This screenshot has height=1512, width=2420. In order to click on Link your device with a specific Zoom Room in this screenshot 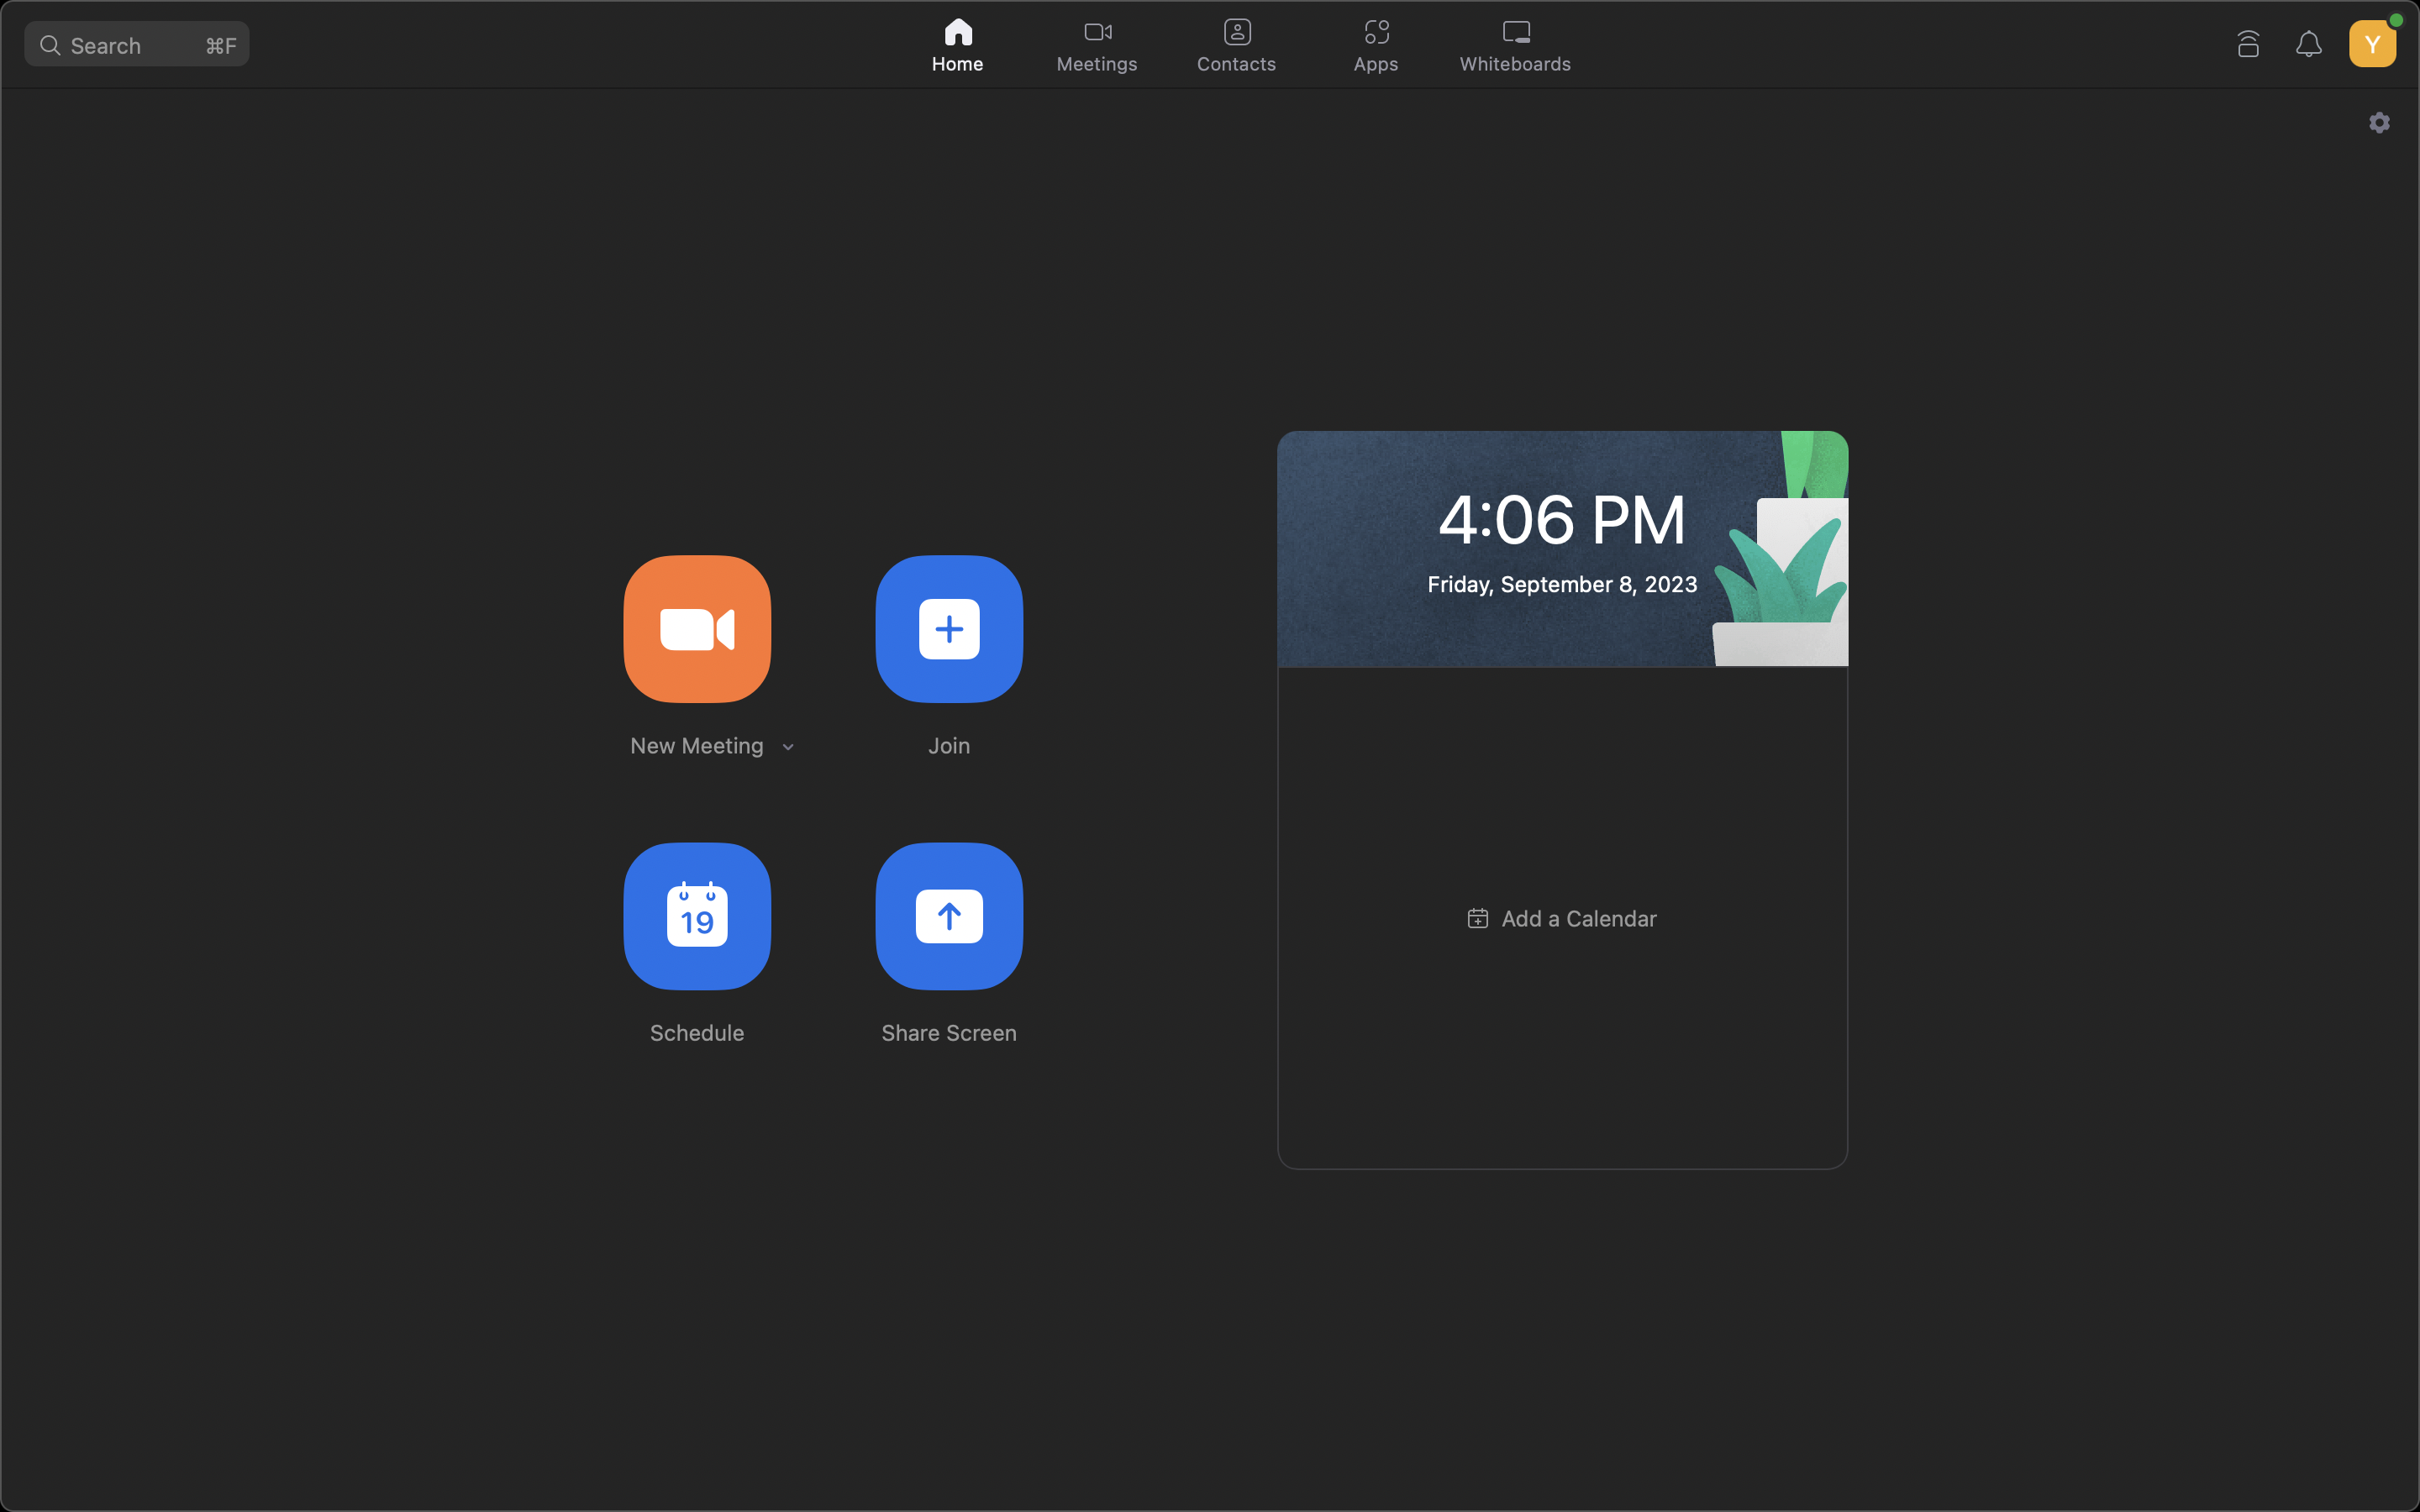, I will do `click(2249, 39)`.